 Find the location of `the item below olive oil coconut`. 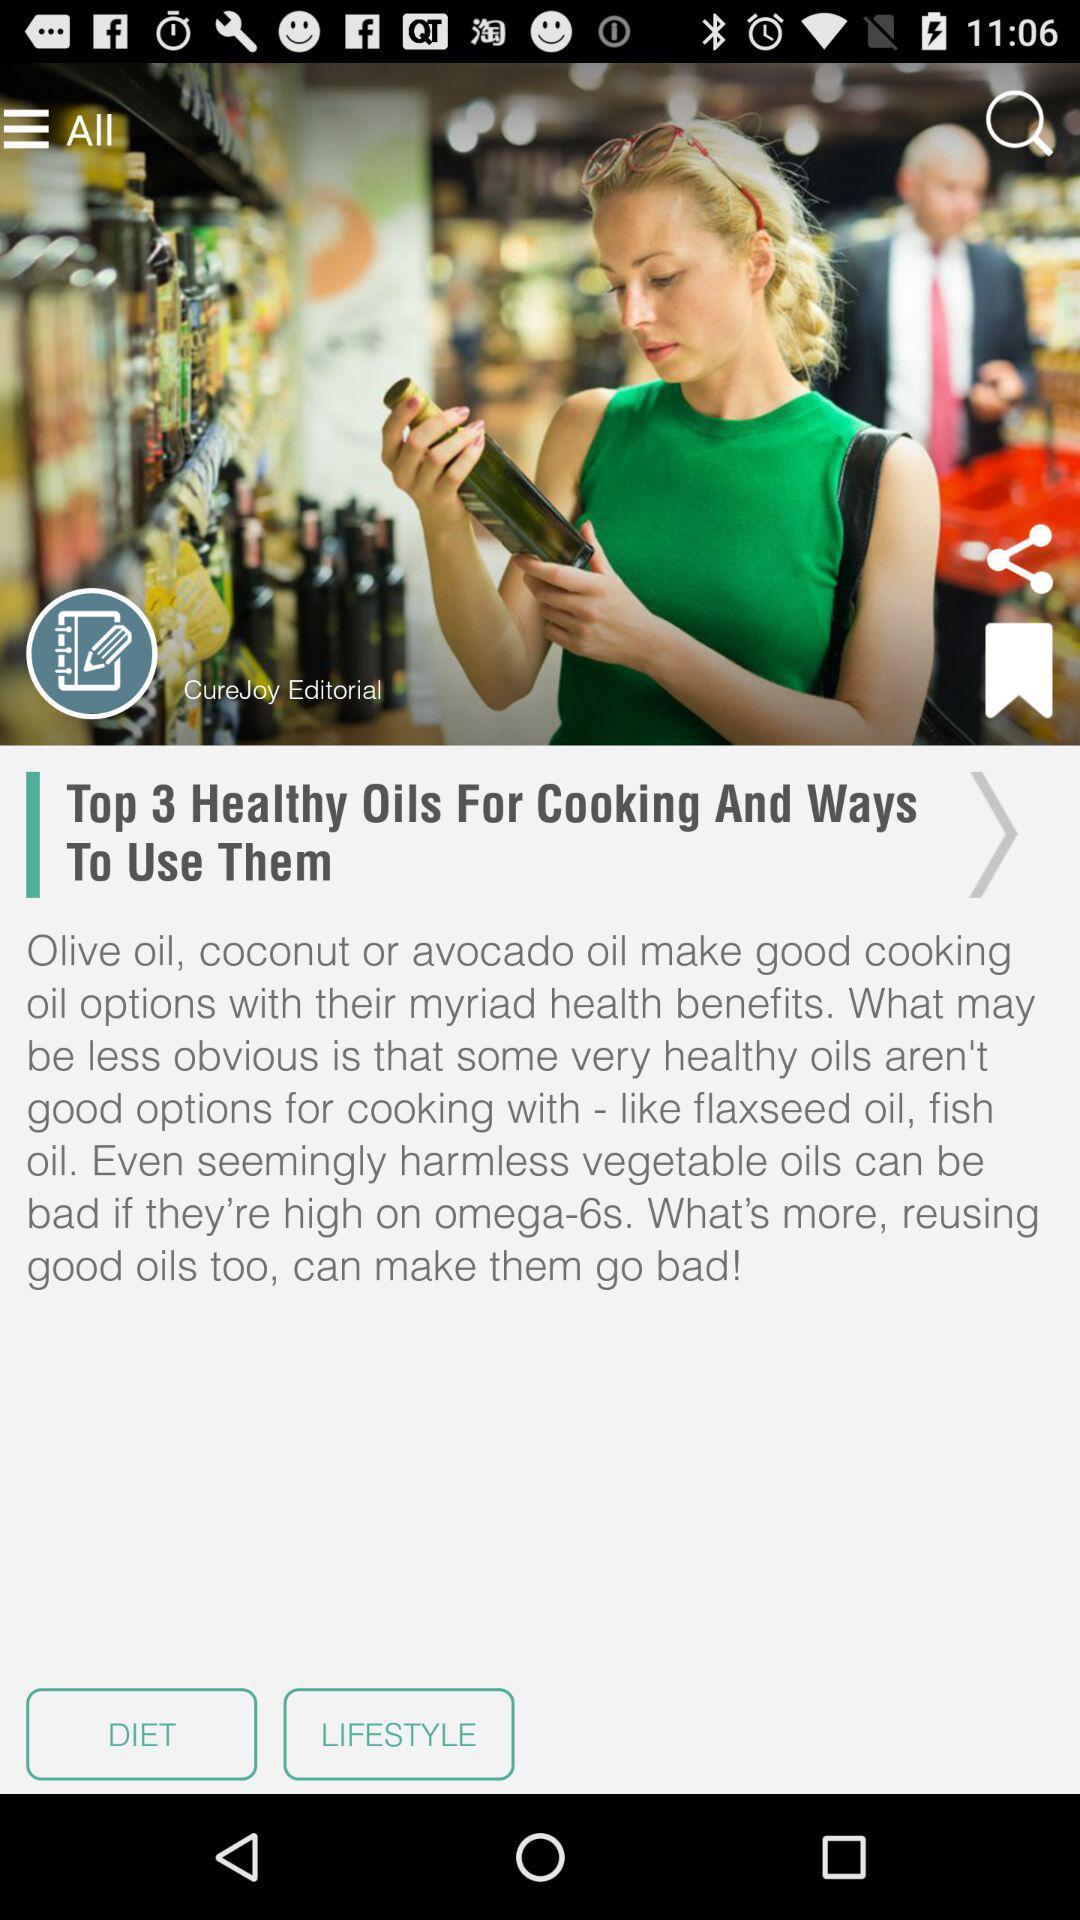

the item below olive oil coconut is located at coordinates (398, 1733).